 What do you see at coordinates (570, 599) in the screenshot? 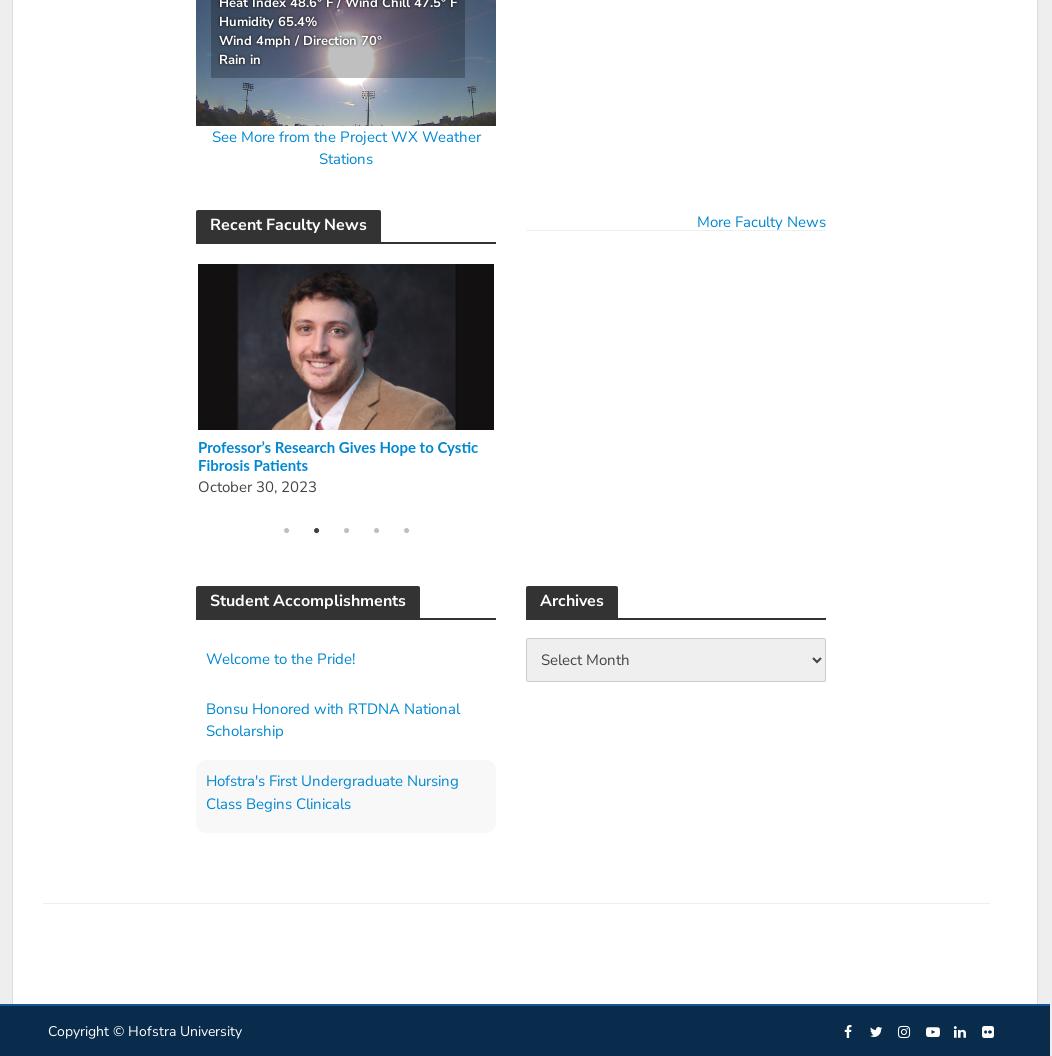
I see `'Archives'` at bounding box center [570, 599].